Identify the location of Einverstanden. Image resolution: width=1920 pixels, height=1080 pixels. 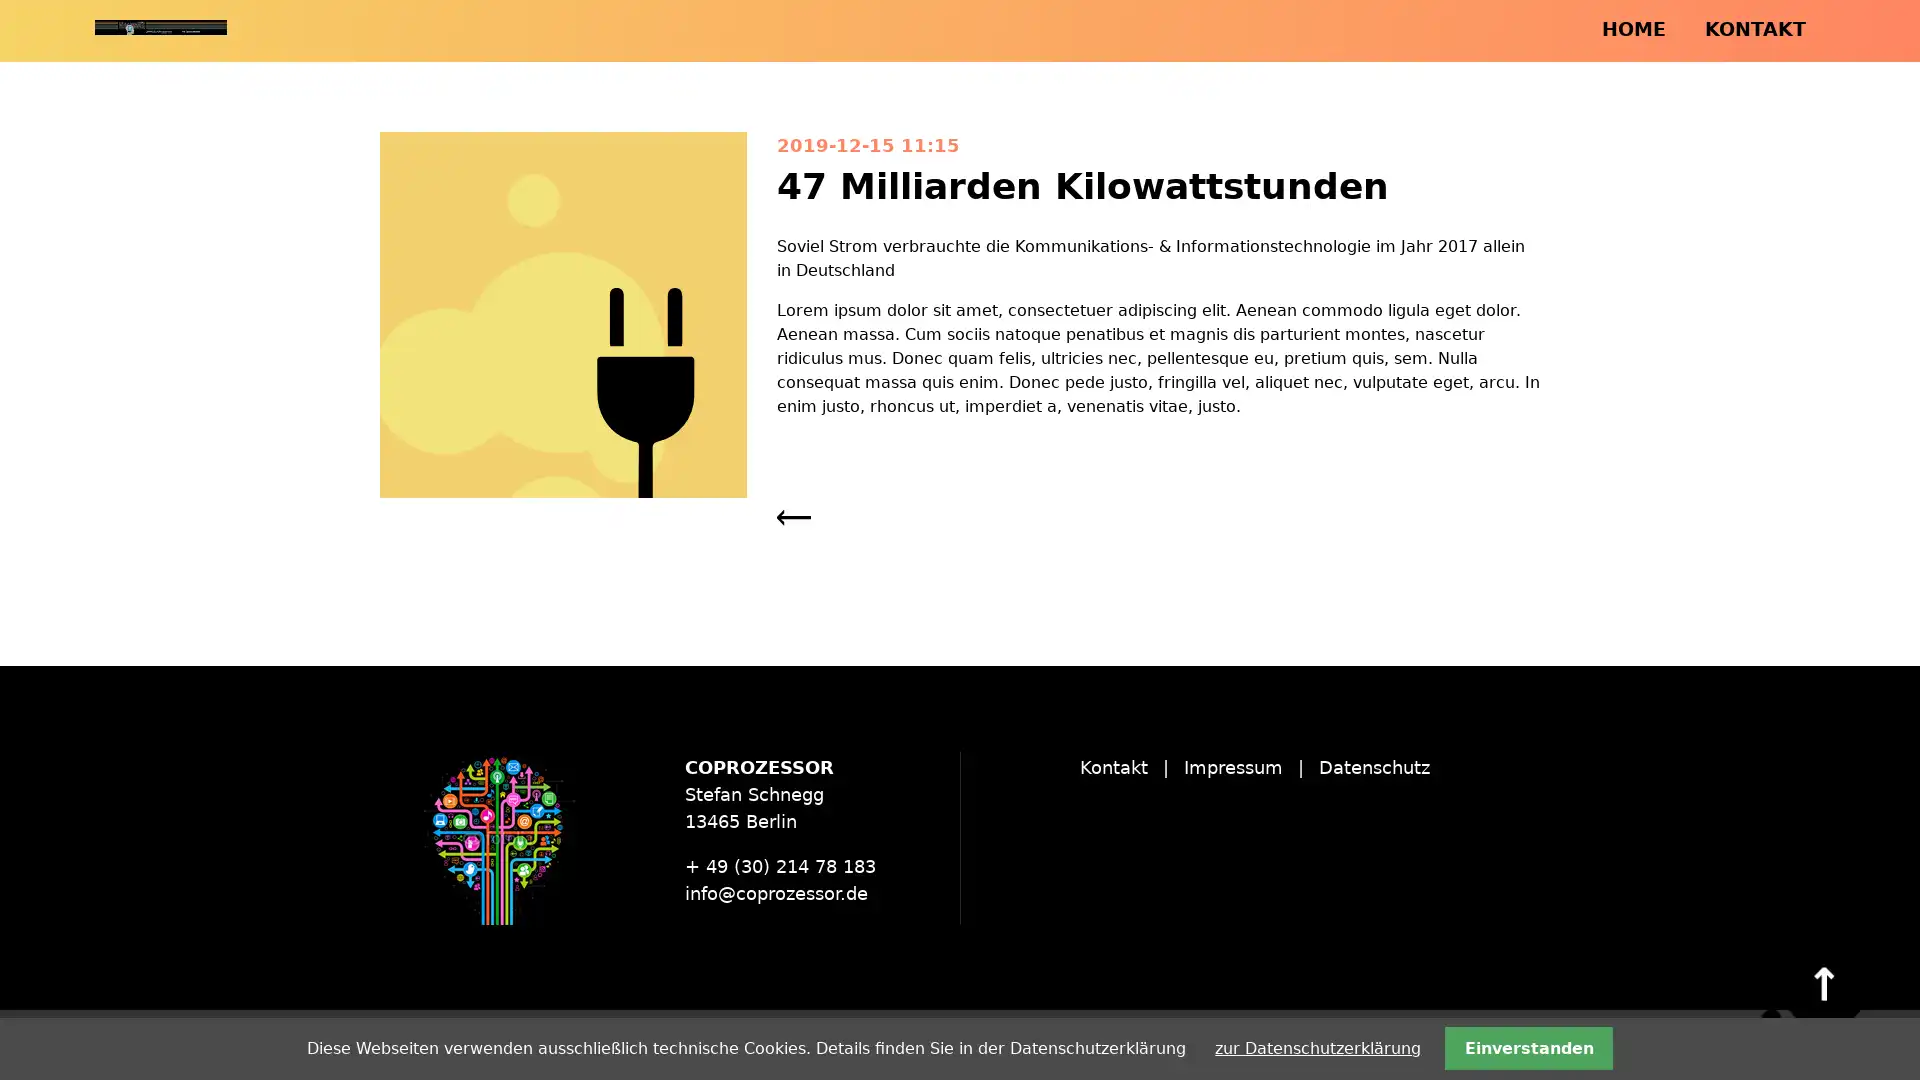
(1527, 1047).